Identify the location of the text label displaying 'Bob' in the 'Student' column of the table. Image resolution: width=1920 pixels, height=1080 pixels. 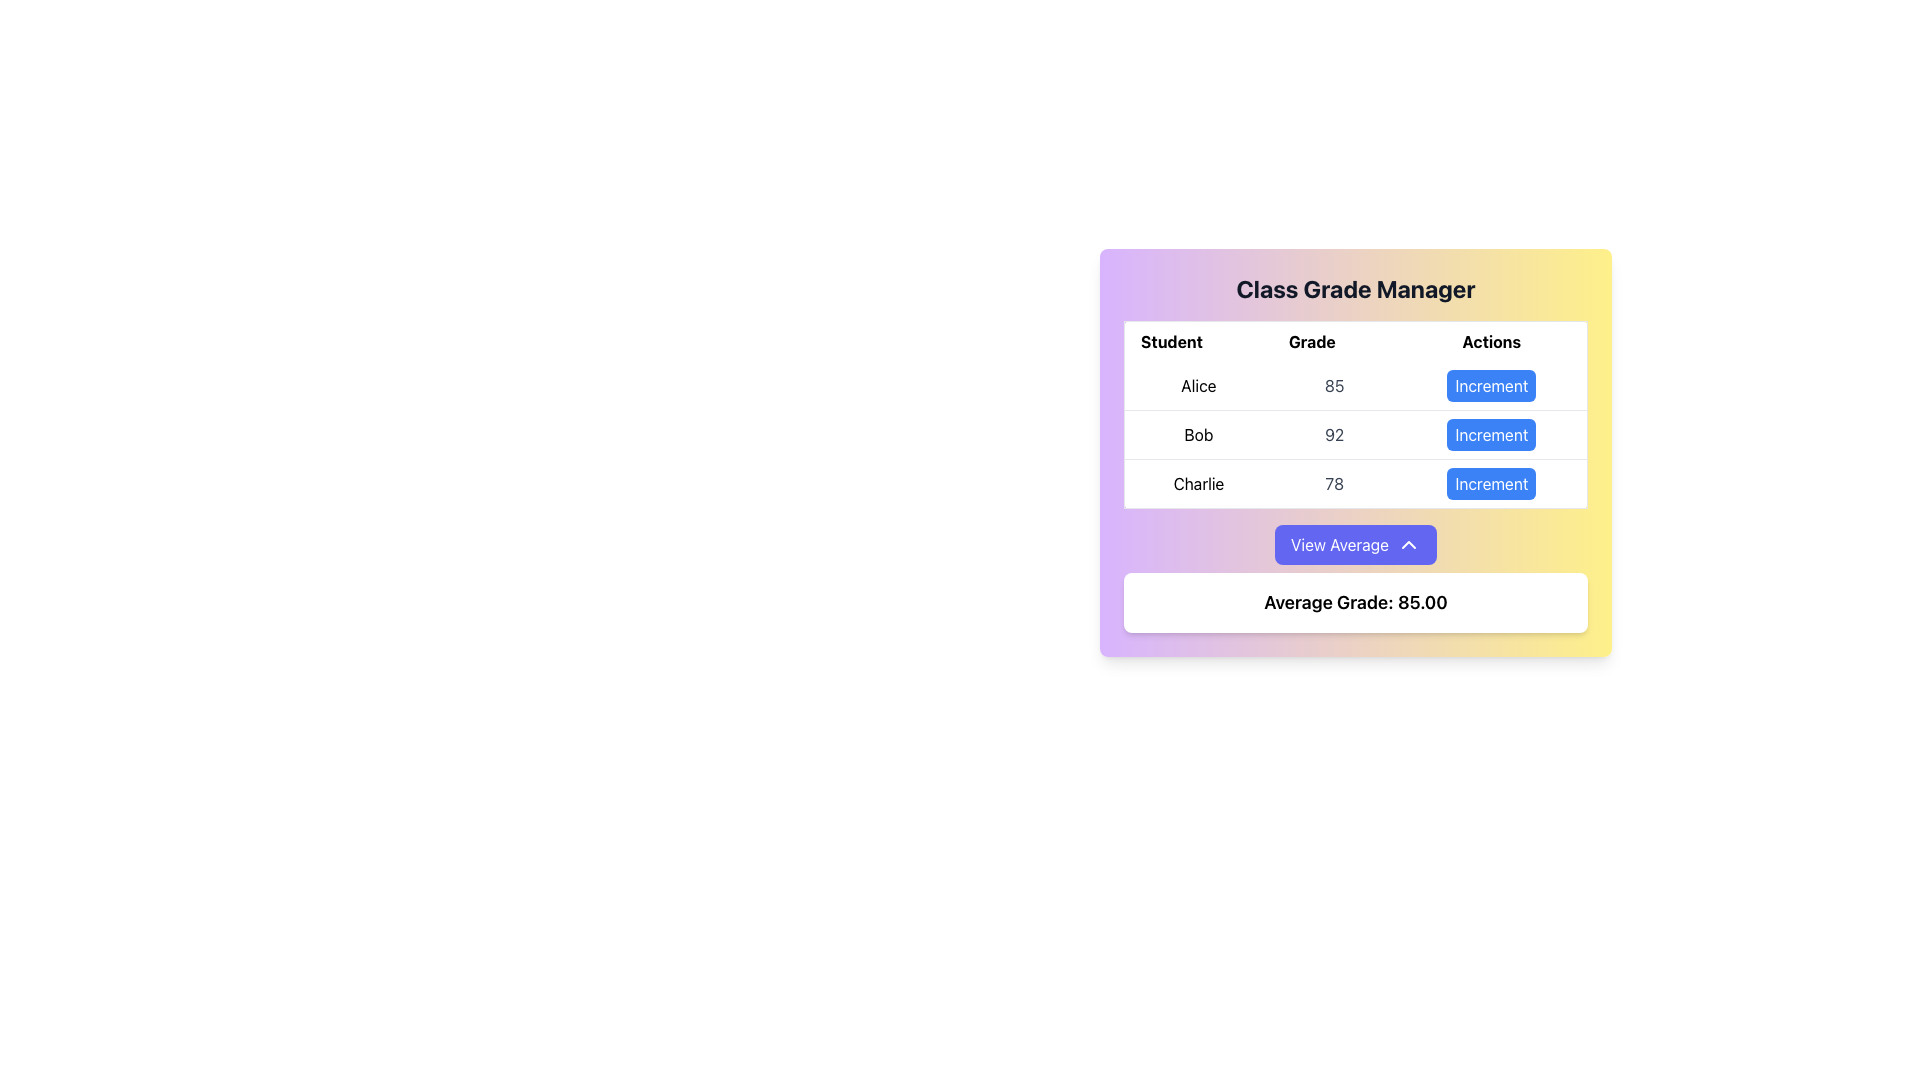
(1198, 434).